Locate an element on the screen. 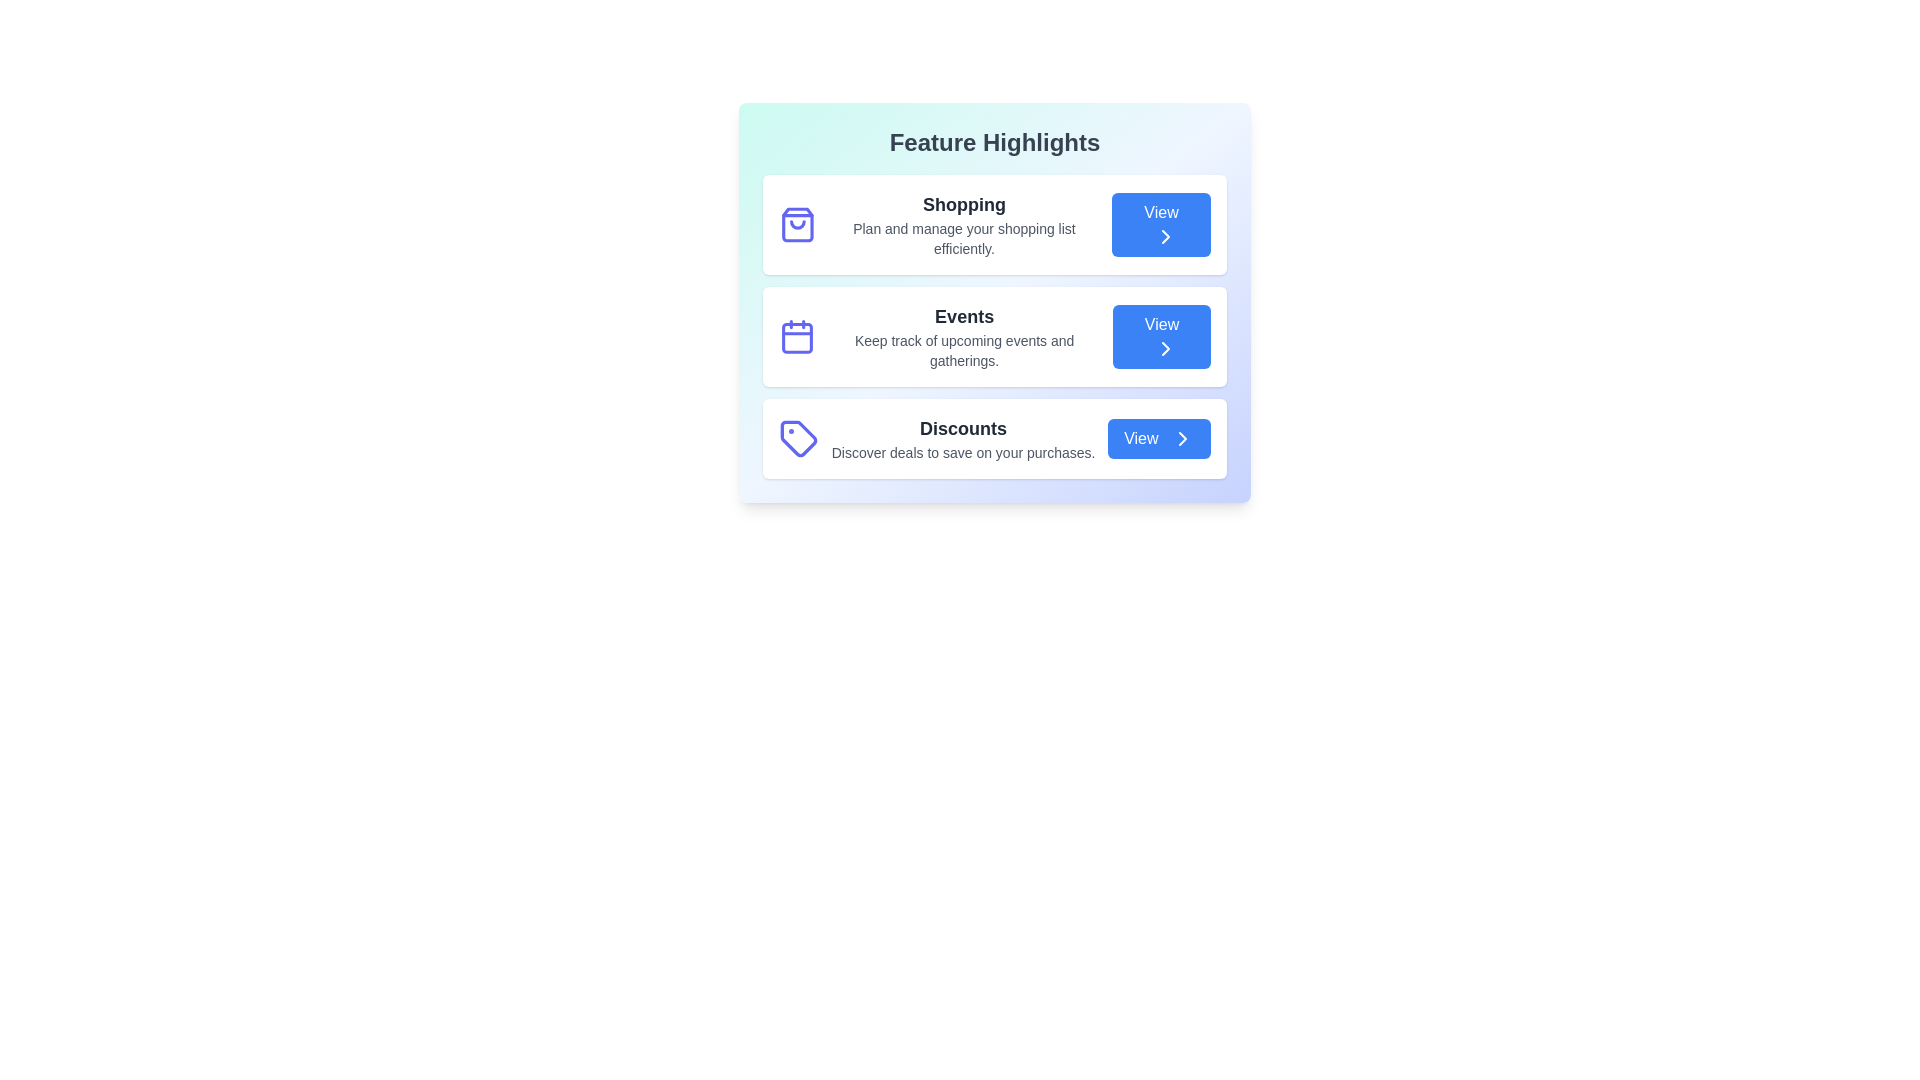 This screenshot has height=1080, width=1920. the 'View' button for the feature Shopping is located at coordinates (1161, 224).